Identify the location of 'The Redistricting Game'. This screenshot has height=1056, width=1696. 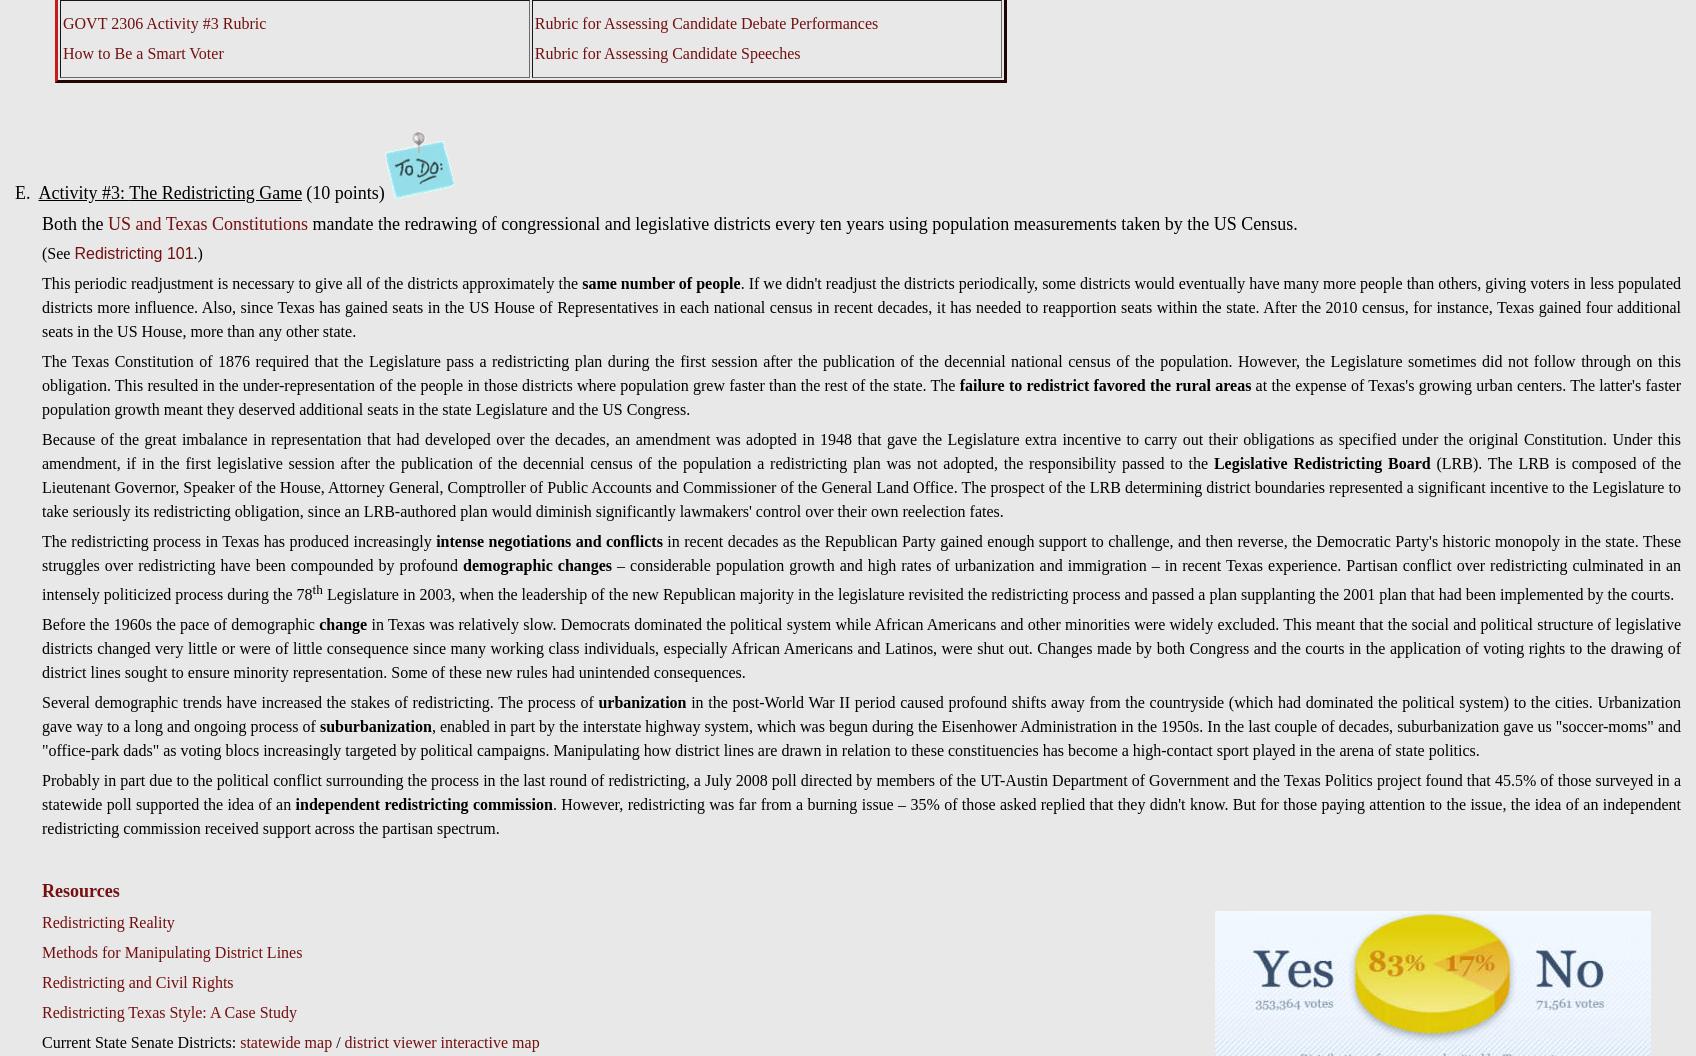
(128, 193).